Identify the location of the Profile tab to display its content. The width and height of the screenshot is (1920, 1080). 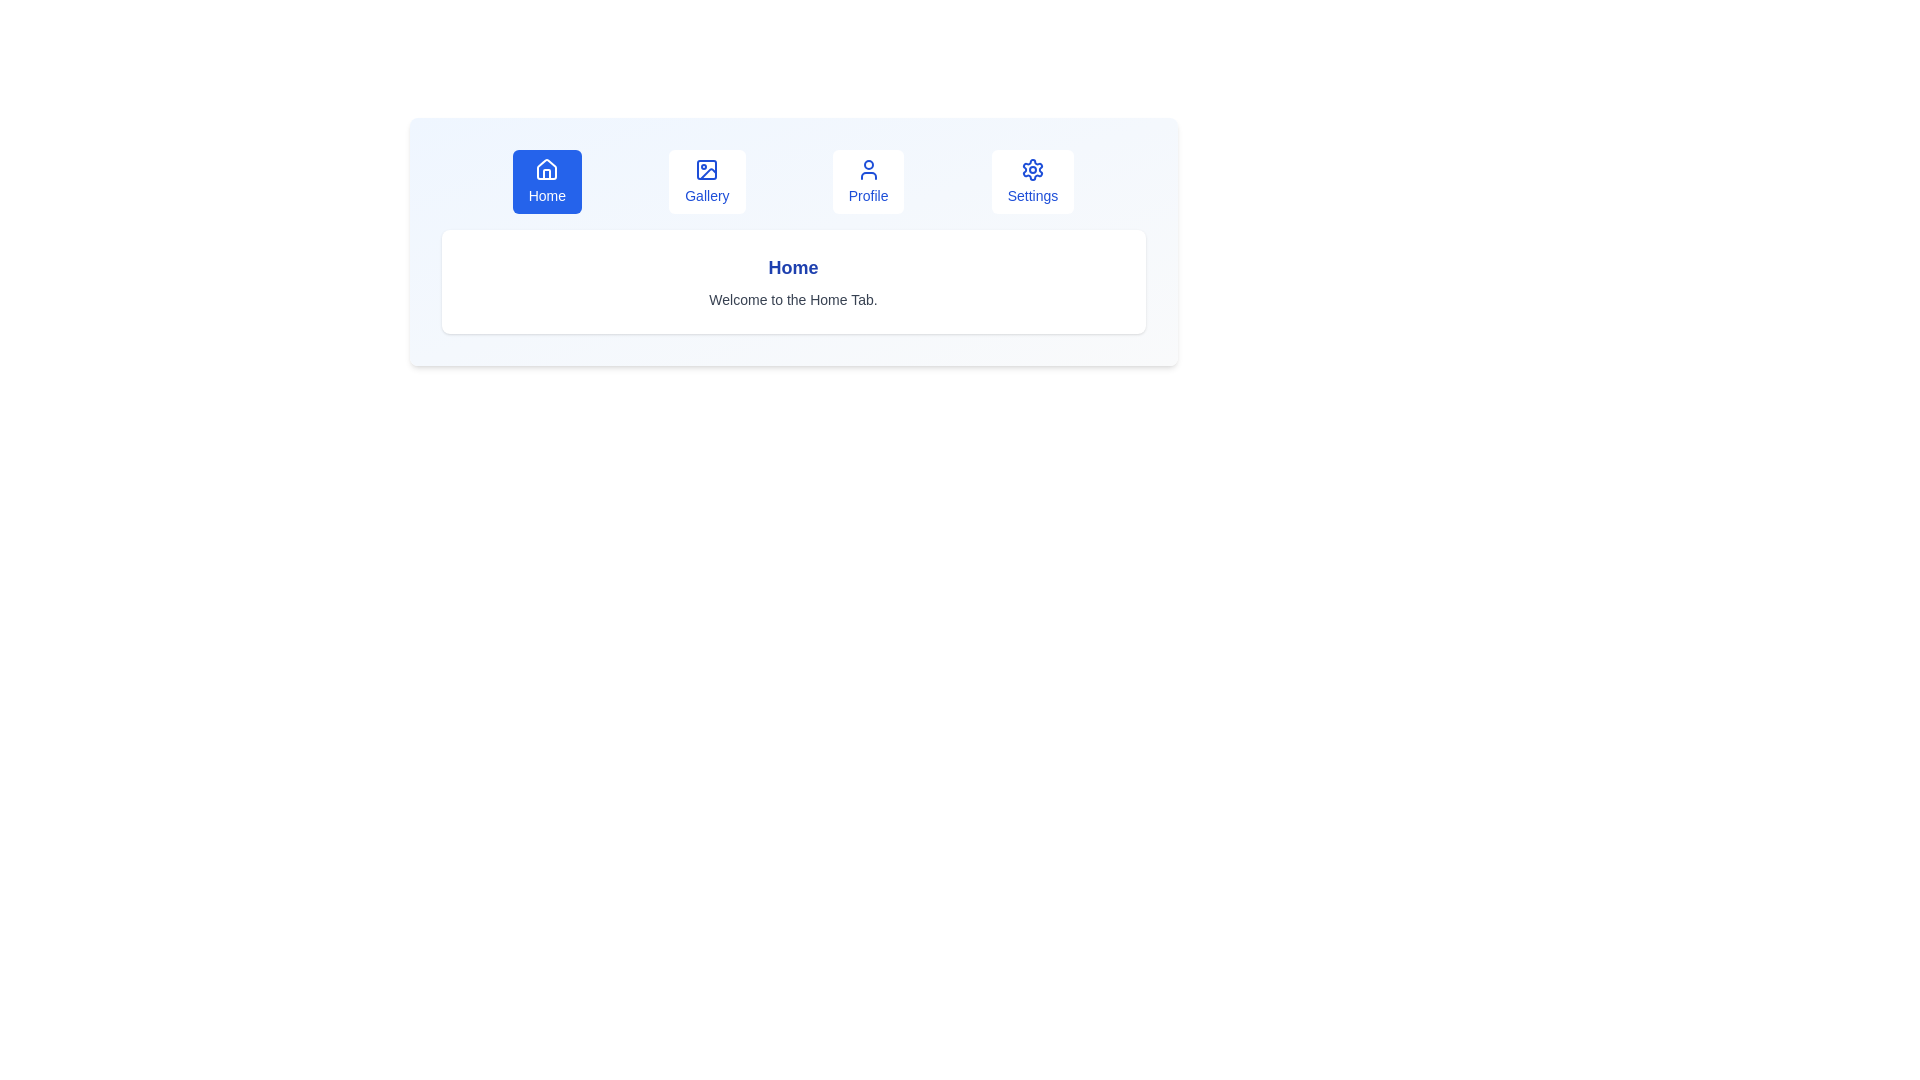
(868, 181).